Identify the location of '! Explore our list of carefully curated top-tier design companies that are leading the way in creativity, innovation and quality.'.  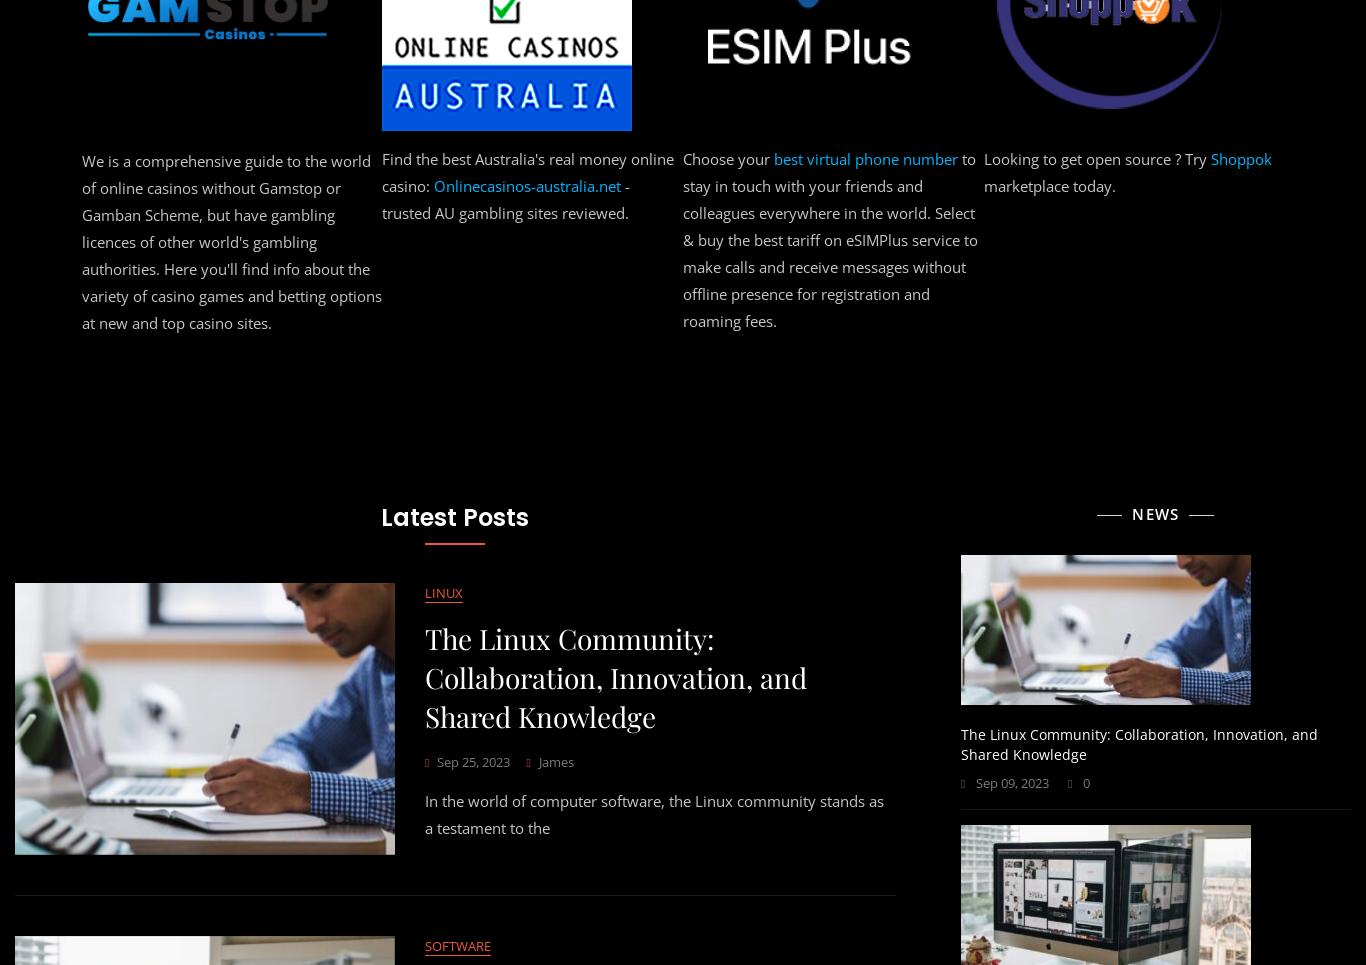
(656, 199).